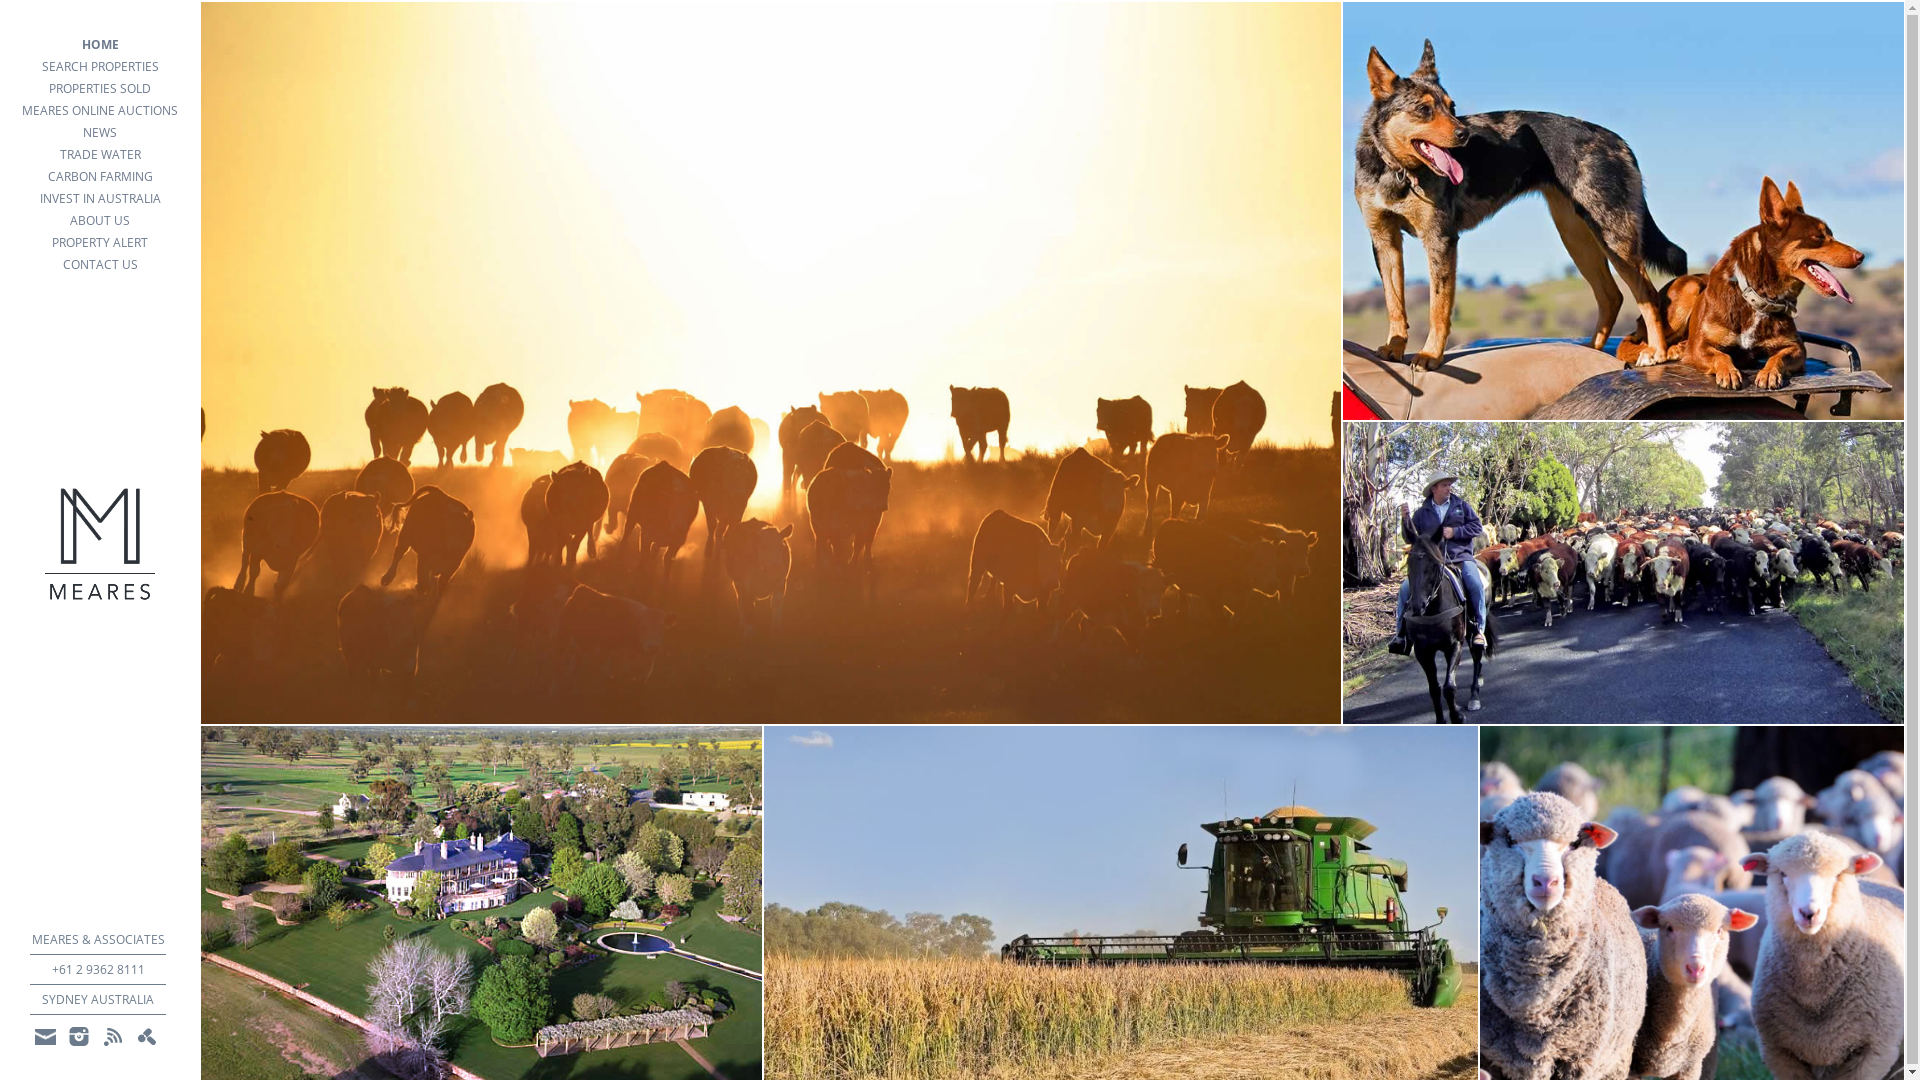 Image resolution: width=1920 pixels, height=1080 pixels. What do you see at coordinates (112, 1035) in the screenshot?
I see `'.'` at bounding box center [112, 1035].